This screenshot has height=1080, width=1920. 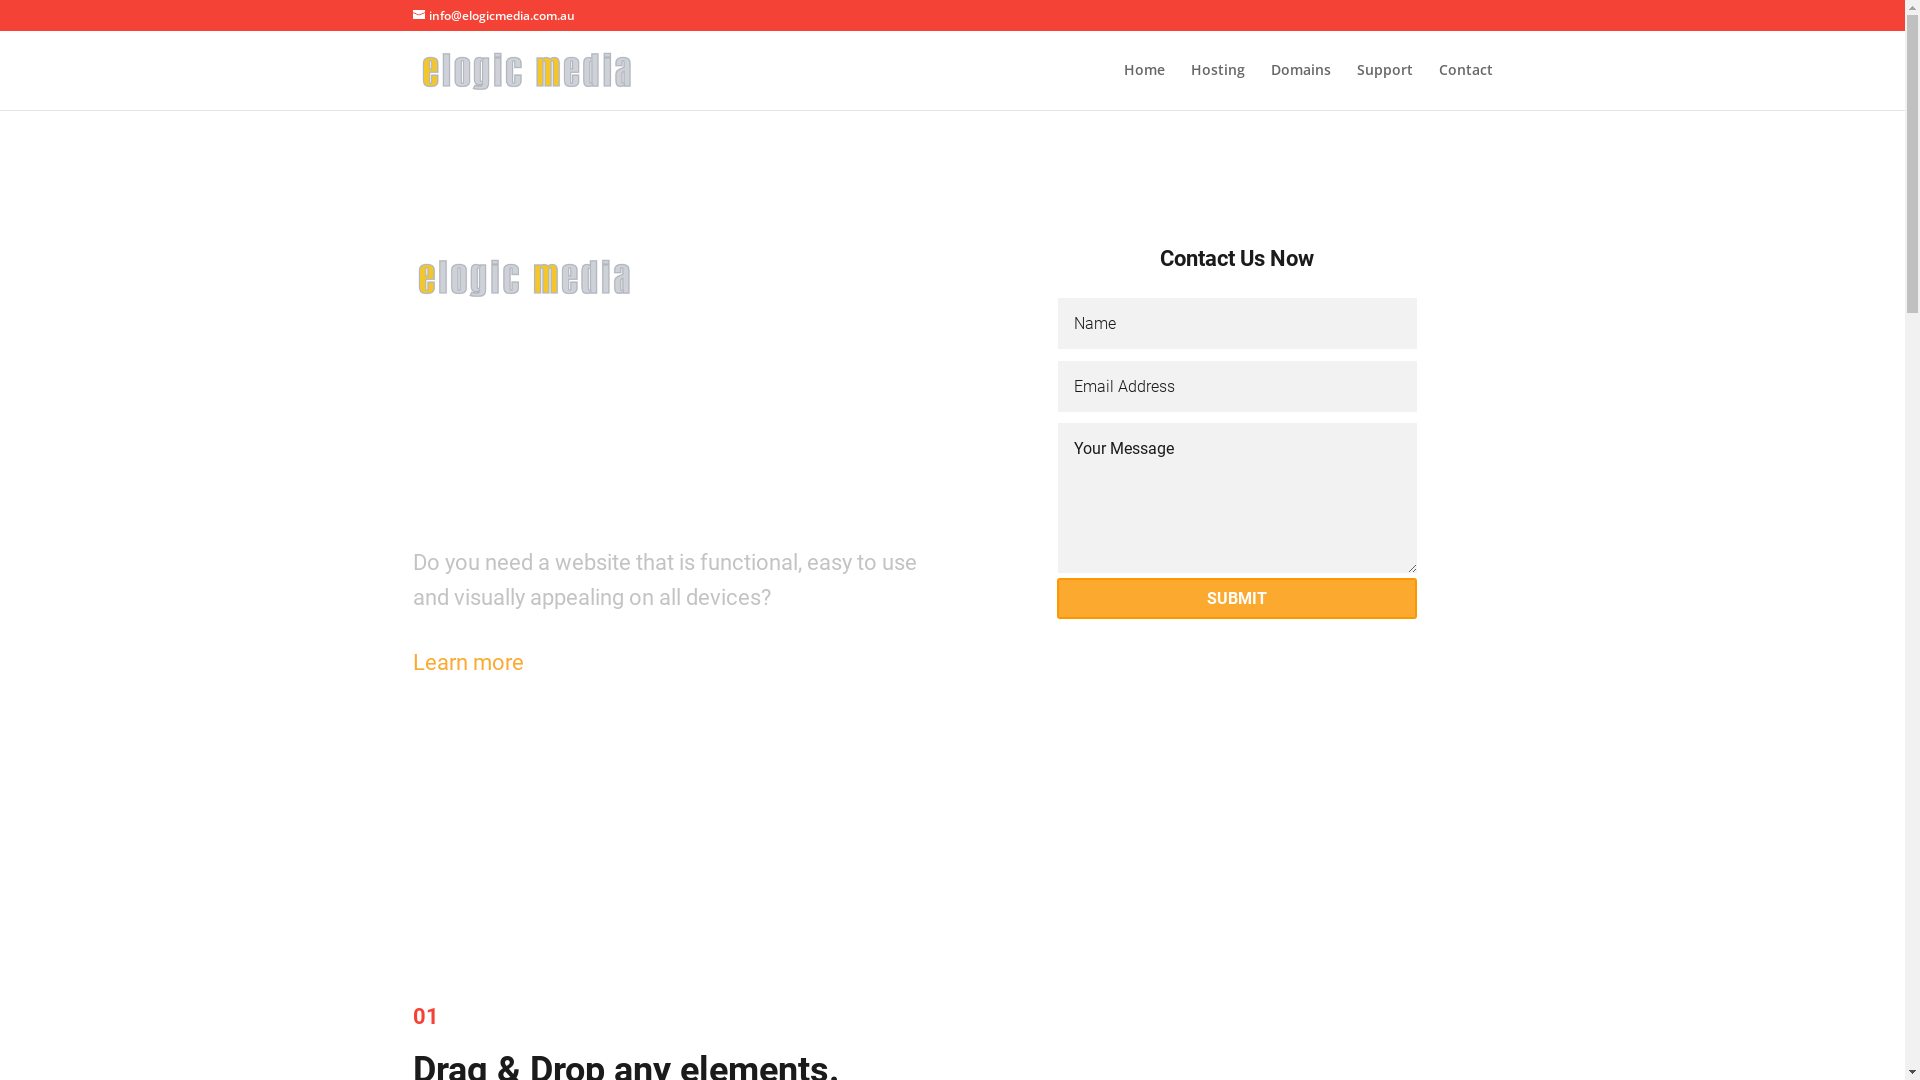 I want to click on 'Learn more', so click(x=411, y=662).